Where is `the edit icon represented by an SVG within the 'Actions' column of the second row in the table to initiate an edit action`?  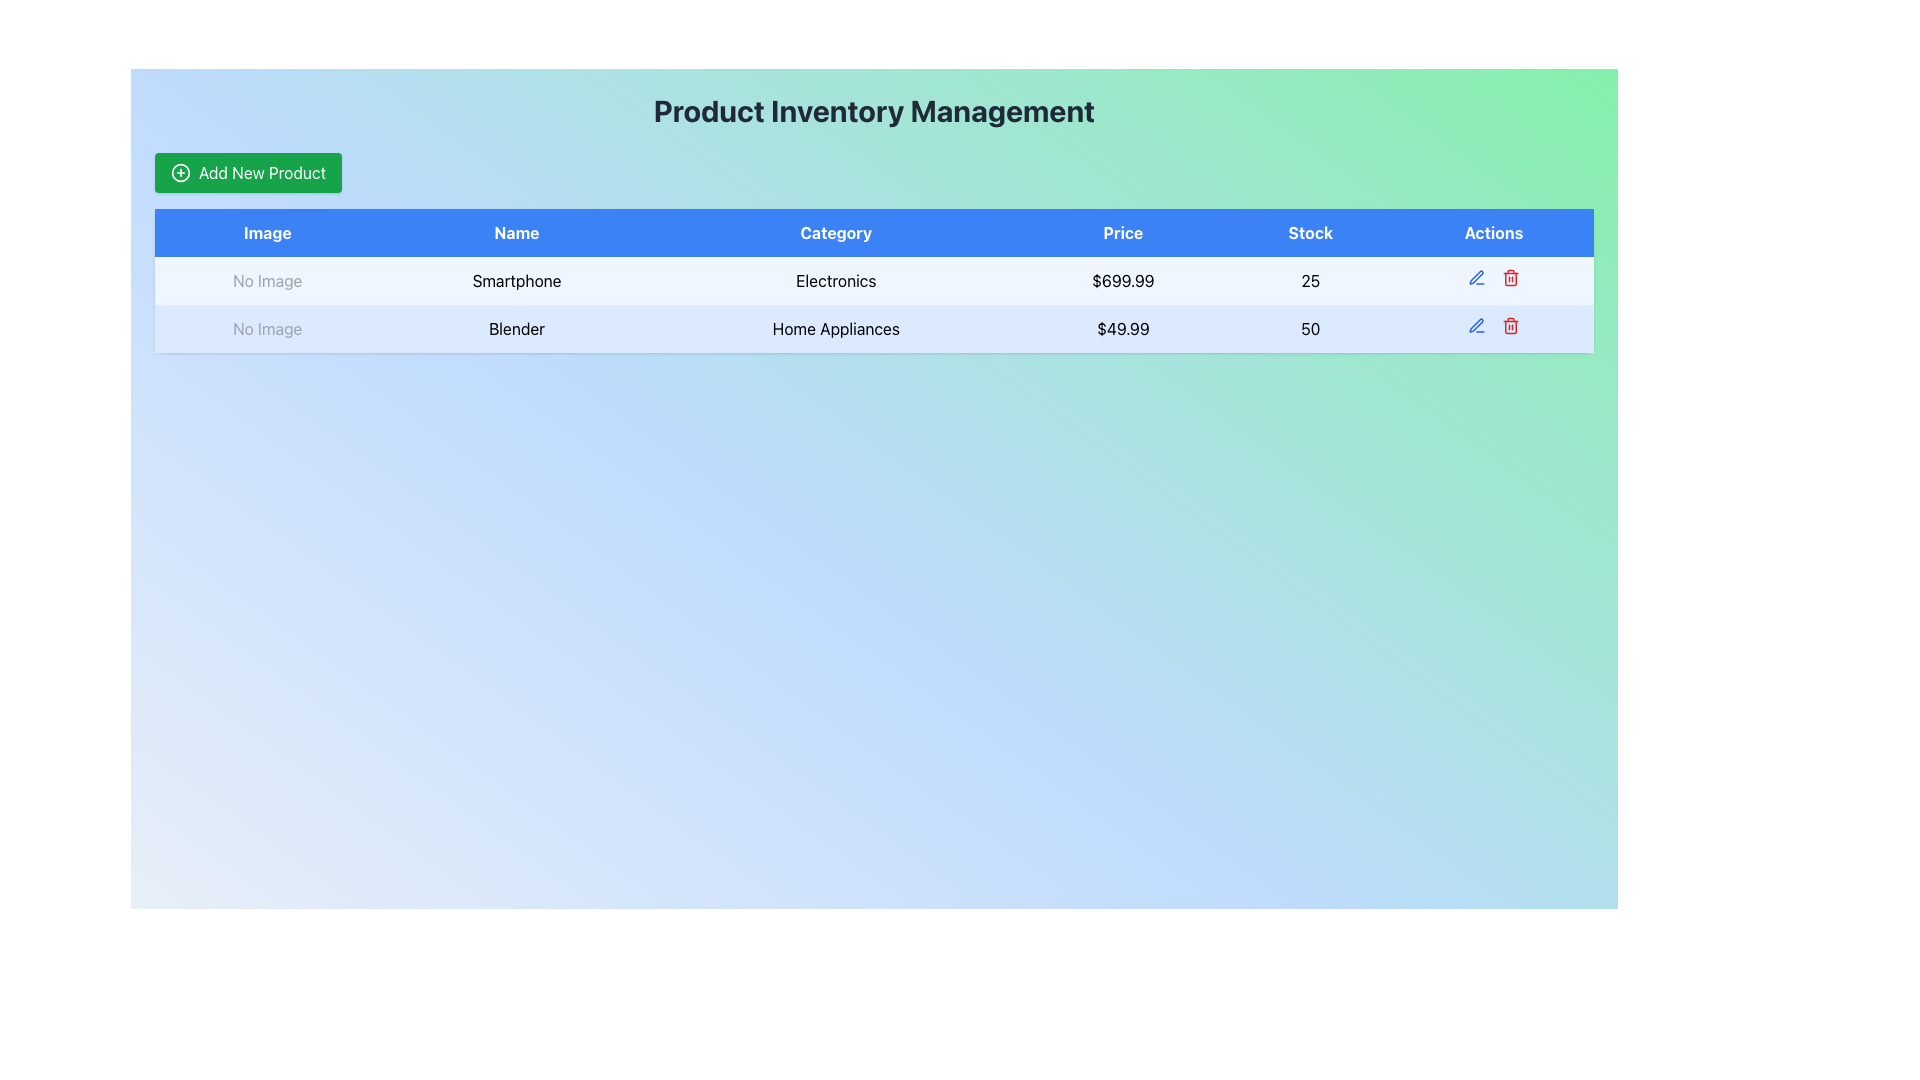 the edit icon represented by an SVG within the 'Actions' column of the second row in the table to initiate an edit action is located at coordinates (1476, 324).